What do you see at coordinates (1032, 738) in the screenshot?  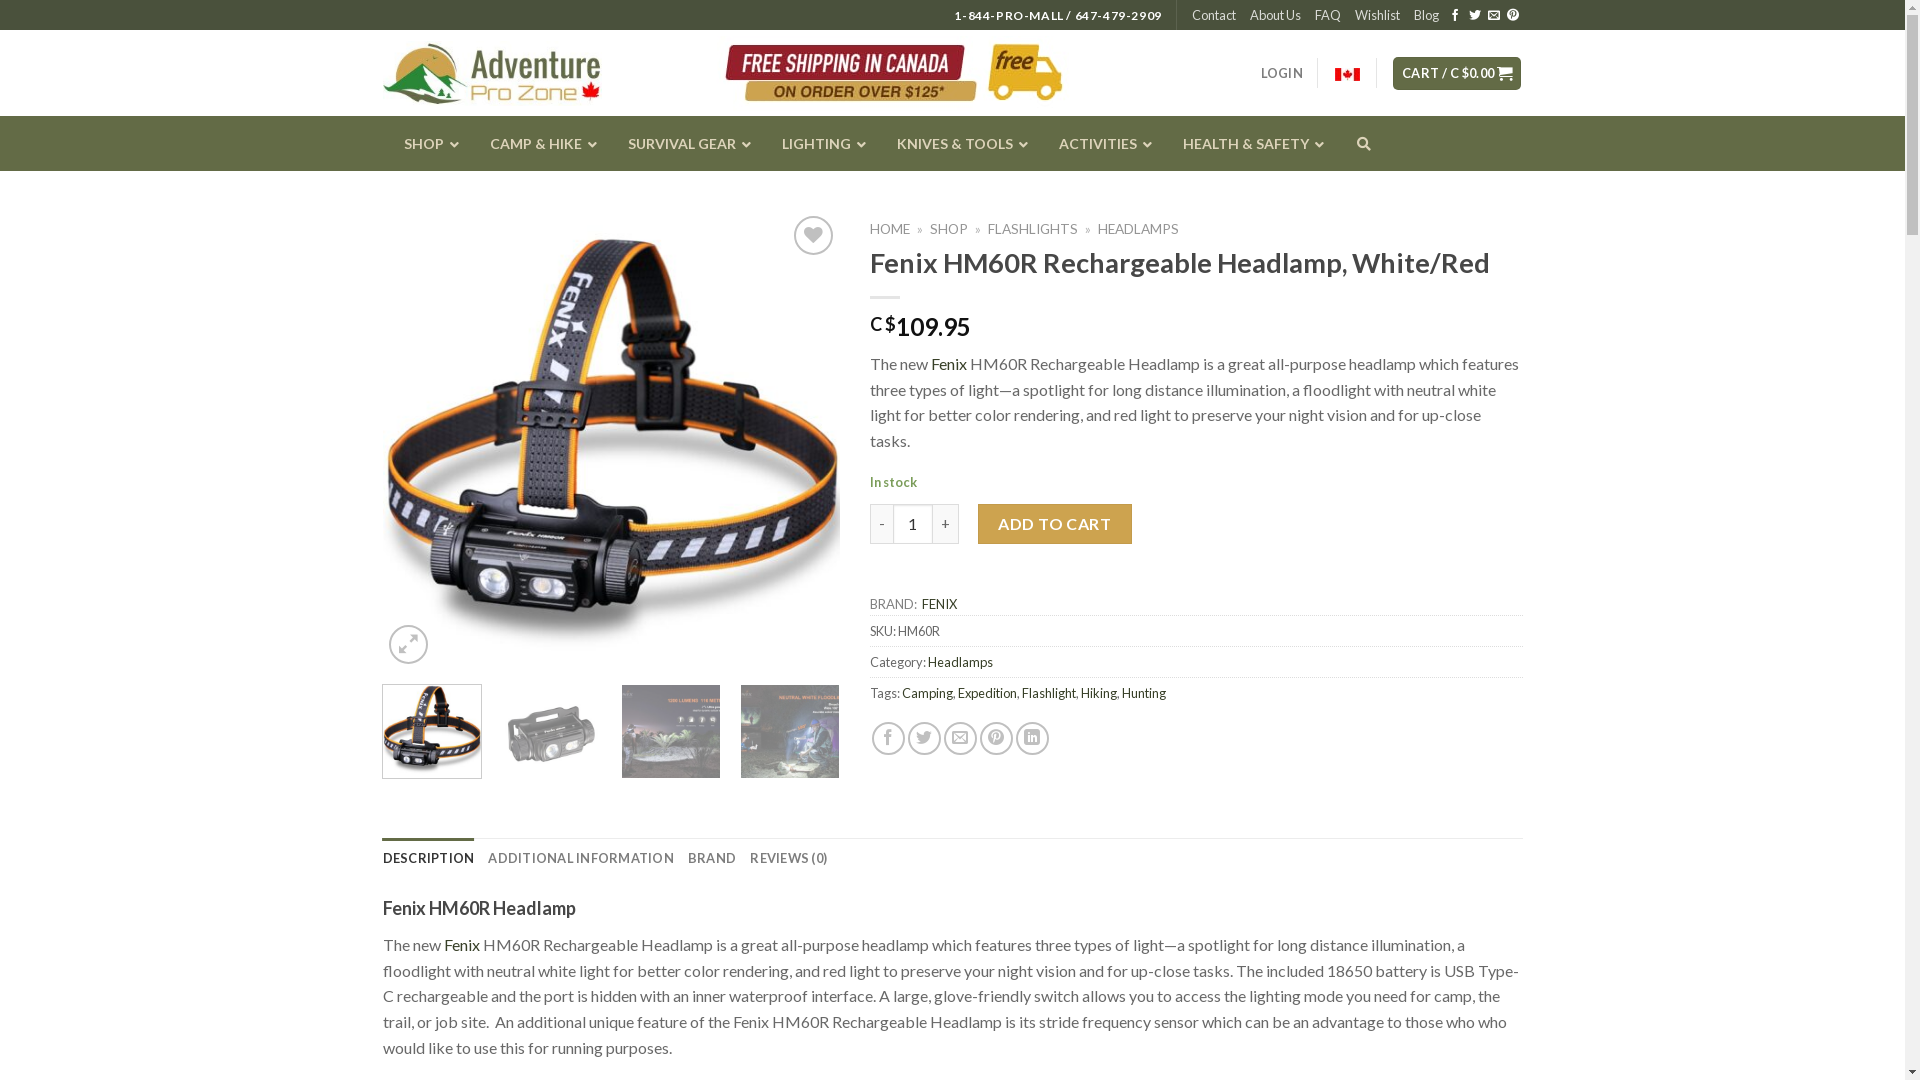 I see `'Share on LinkedIn'` at bounding box center [1032, 738].